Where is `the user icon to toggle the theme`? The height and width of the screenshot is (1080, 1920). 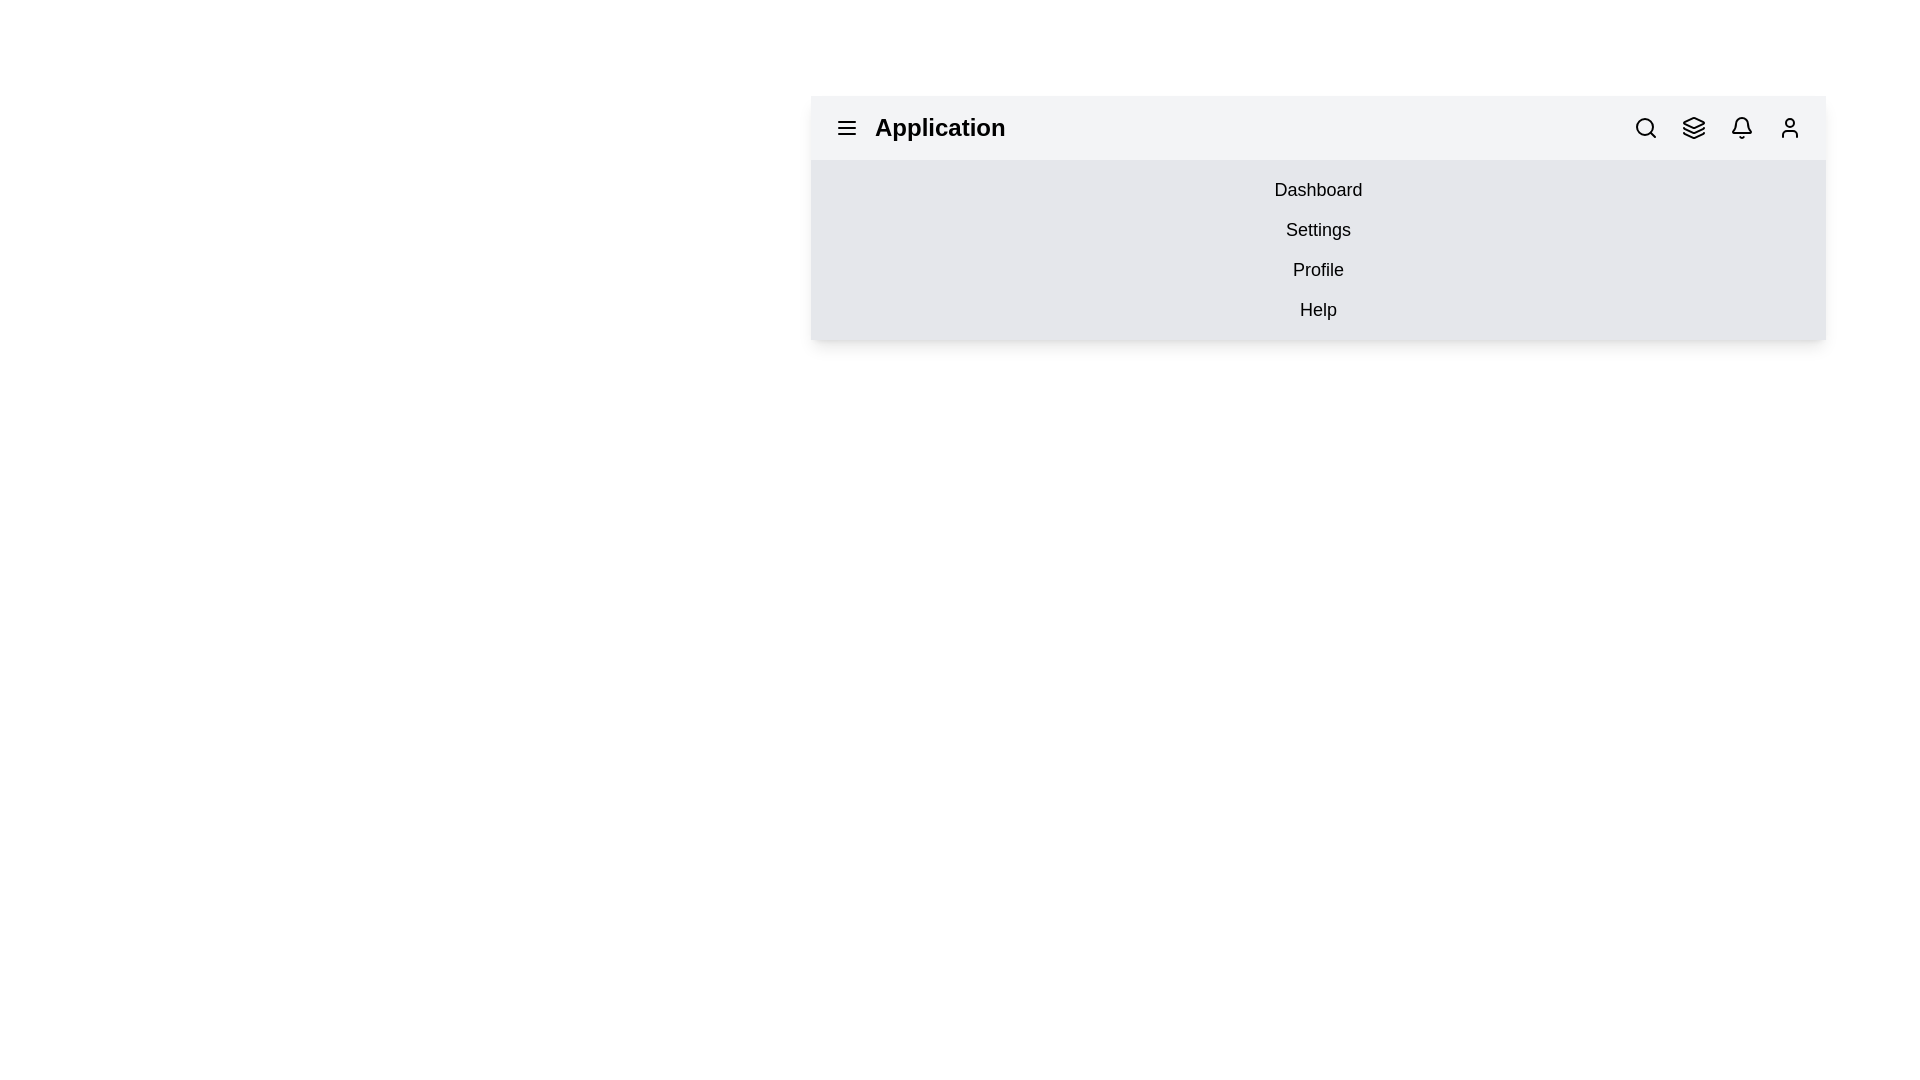 the user icon to toggle the theme is located at coordinates (1790, 127).